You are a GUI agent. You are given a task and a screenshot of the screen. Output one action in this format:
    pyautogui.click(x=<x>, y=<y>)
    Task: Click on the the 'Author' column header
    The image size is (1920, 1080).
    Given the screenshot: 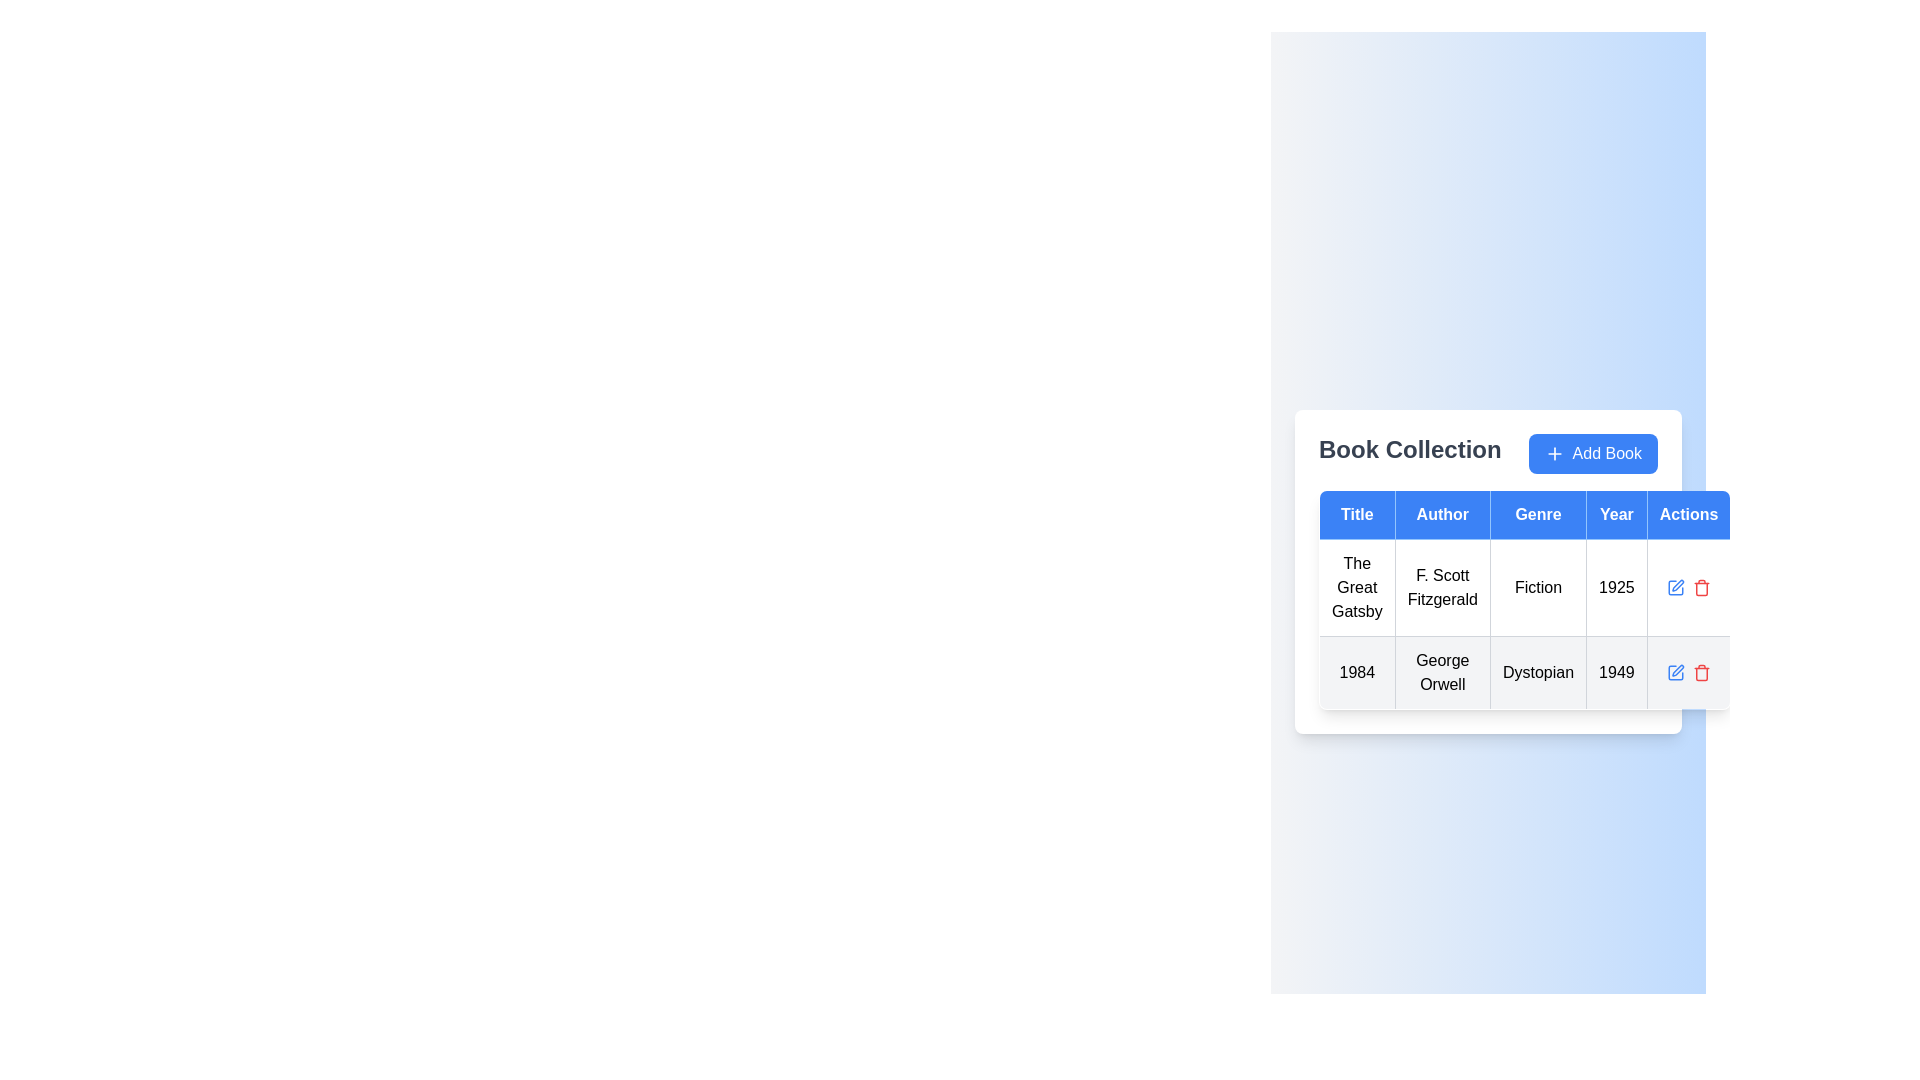 What is the action you would take?
    pyautogui.click(x=1442, y=514)
    